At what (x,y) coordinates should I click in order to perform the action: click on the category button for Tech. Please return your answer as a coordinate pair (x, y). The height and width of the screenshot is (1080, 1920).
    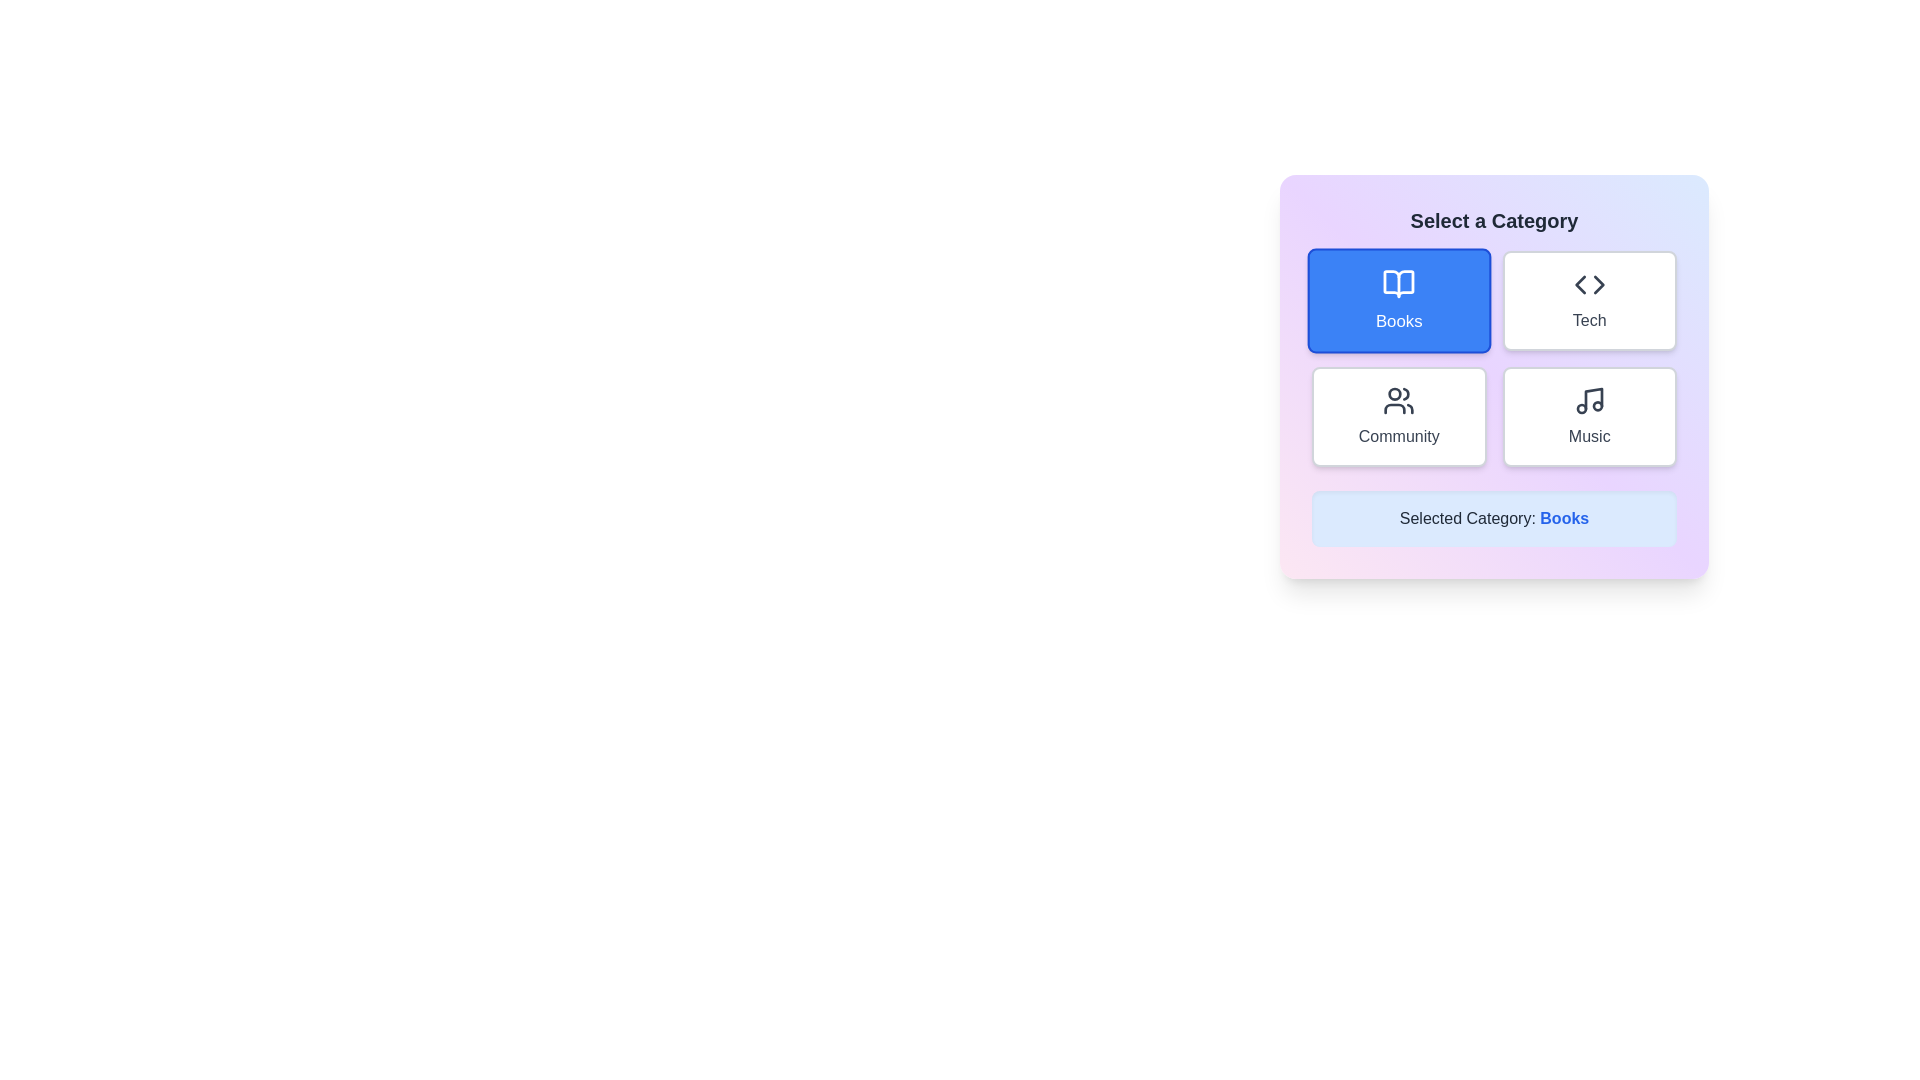
    Looking at the image, I should click on (1588, 300).